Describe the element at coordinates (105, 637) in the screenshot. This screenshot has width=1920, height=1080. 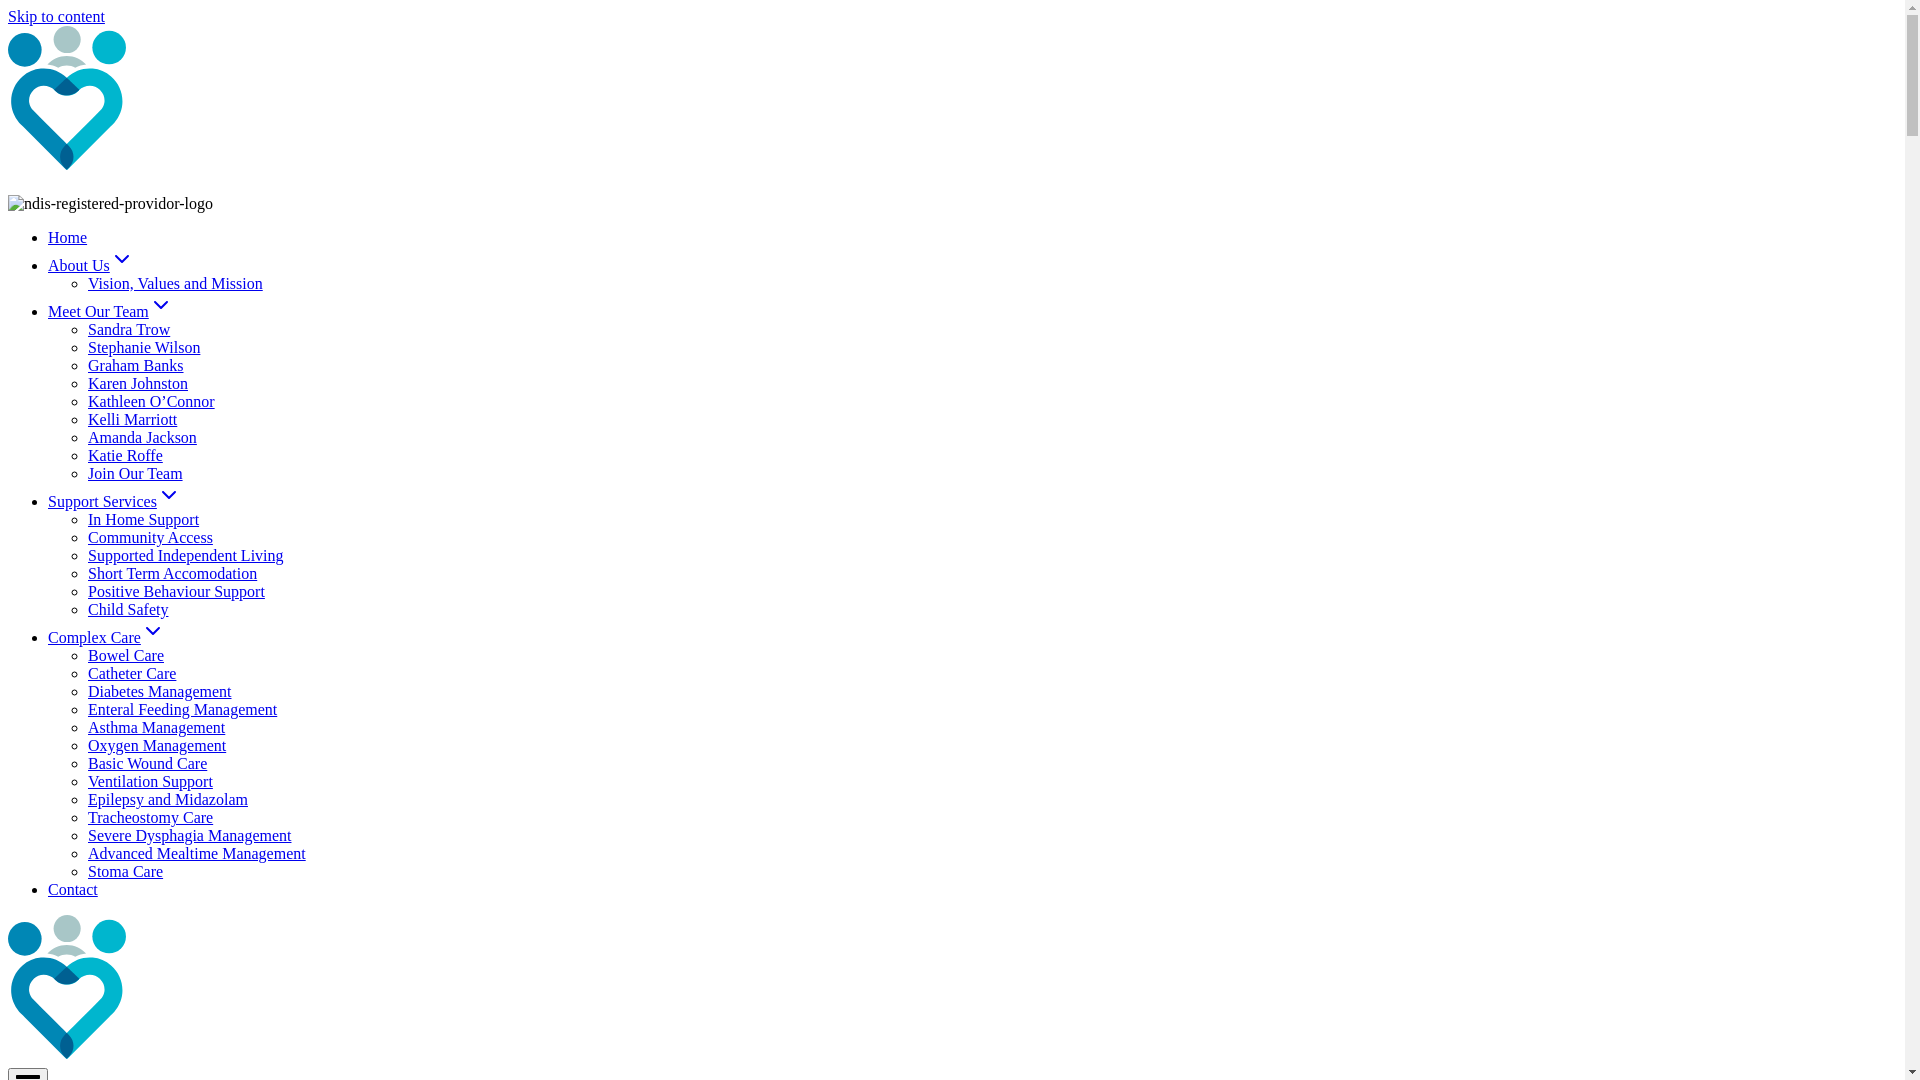
I see `'Complex CareExpand'` at that location.